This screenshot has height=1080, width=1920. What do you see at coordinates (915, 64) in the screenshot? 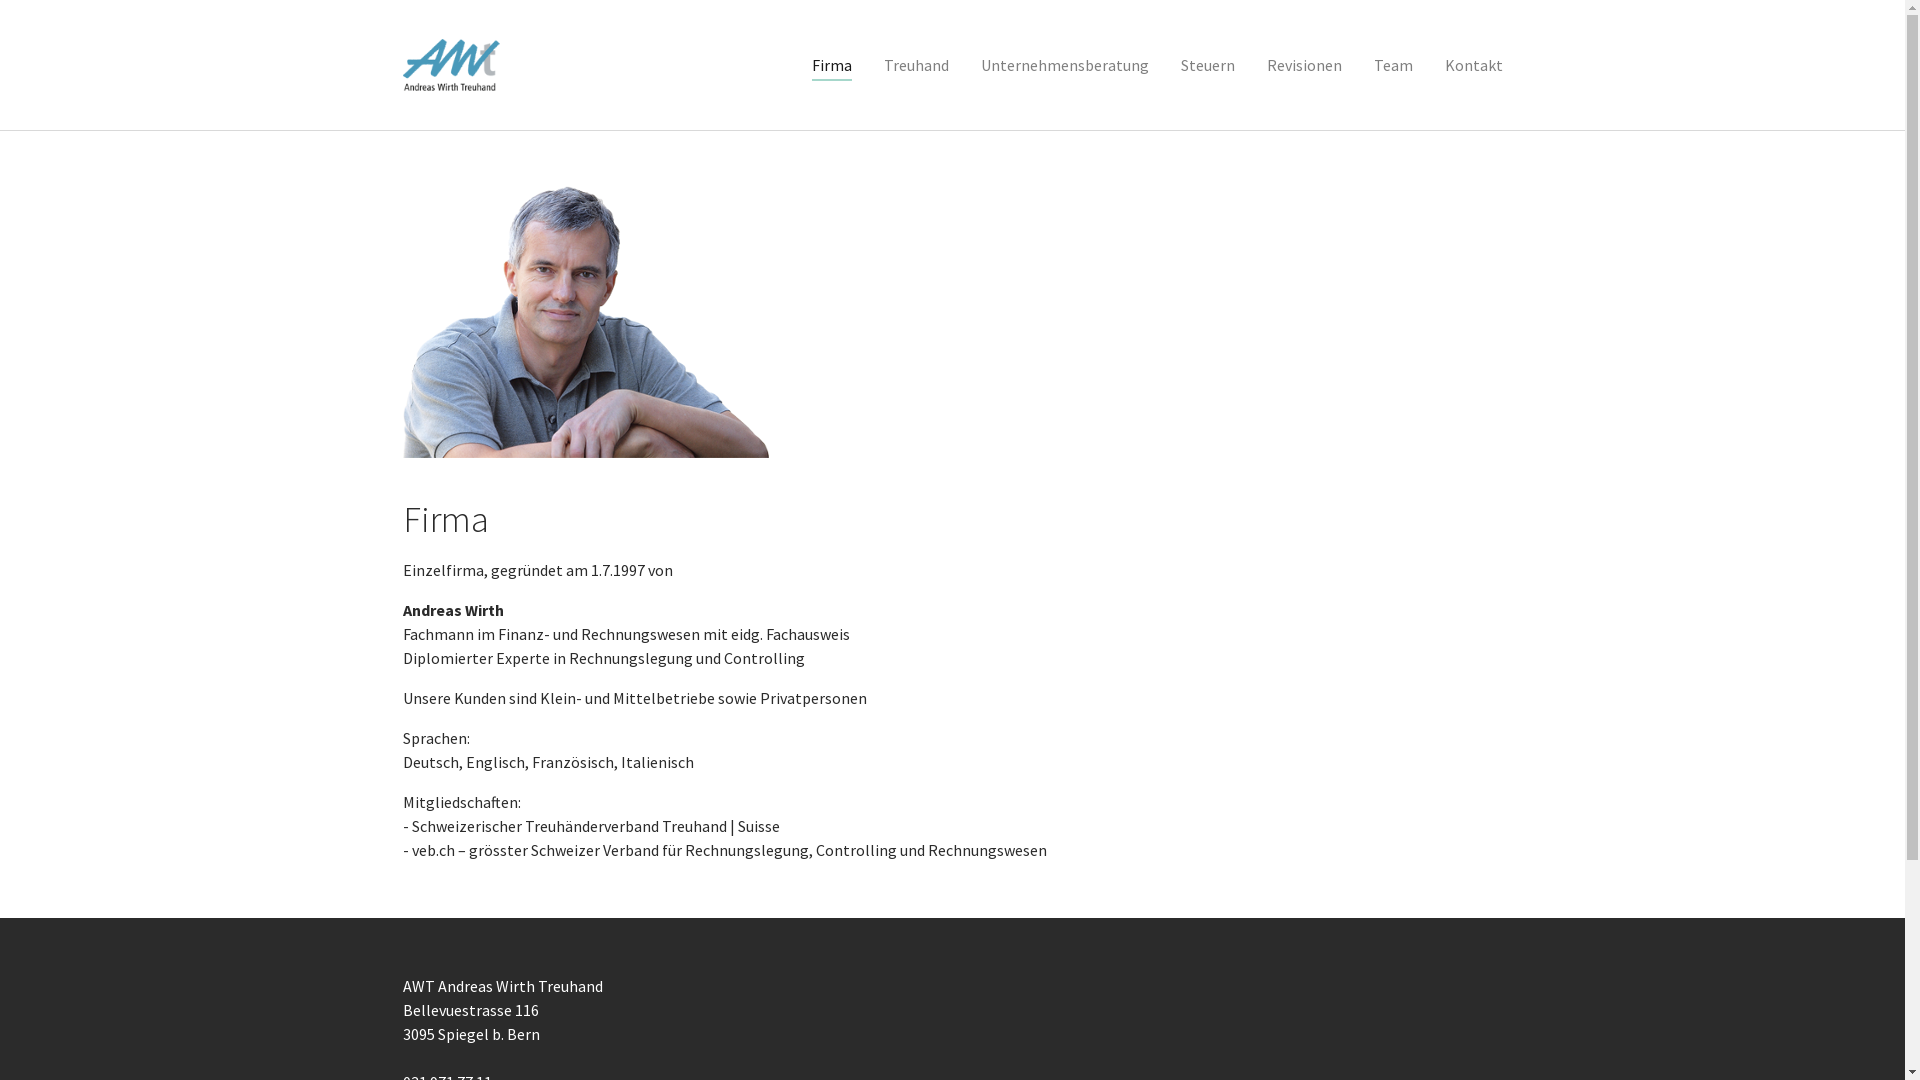
I see `'Treuhand'` at bounding box center [915, 64].